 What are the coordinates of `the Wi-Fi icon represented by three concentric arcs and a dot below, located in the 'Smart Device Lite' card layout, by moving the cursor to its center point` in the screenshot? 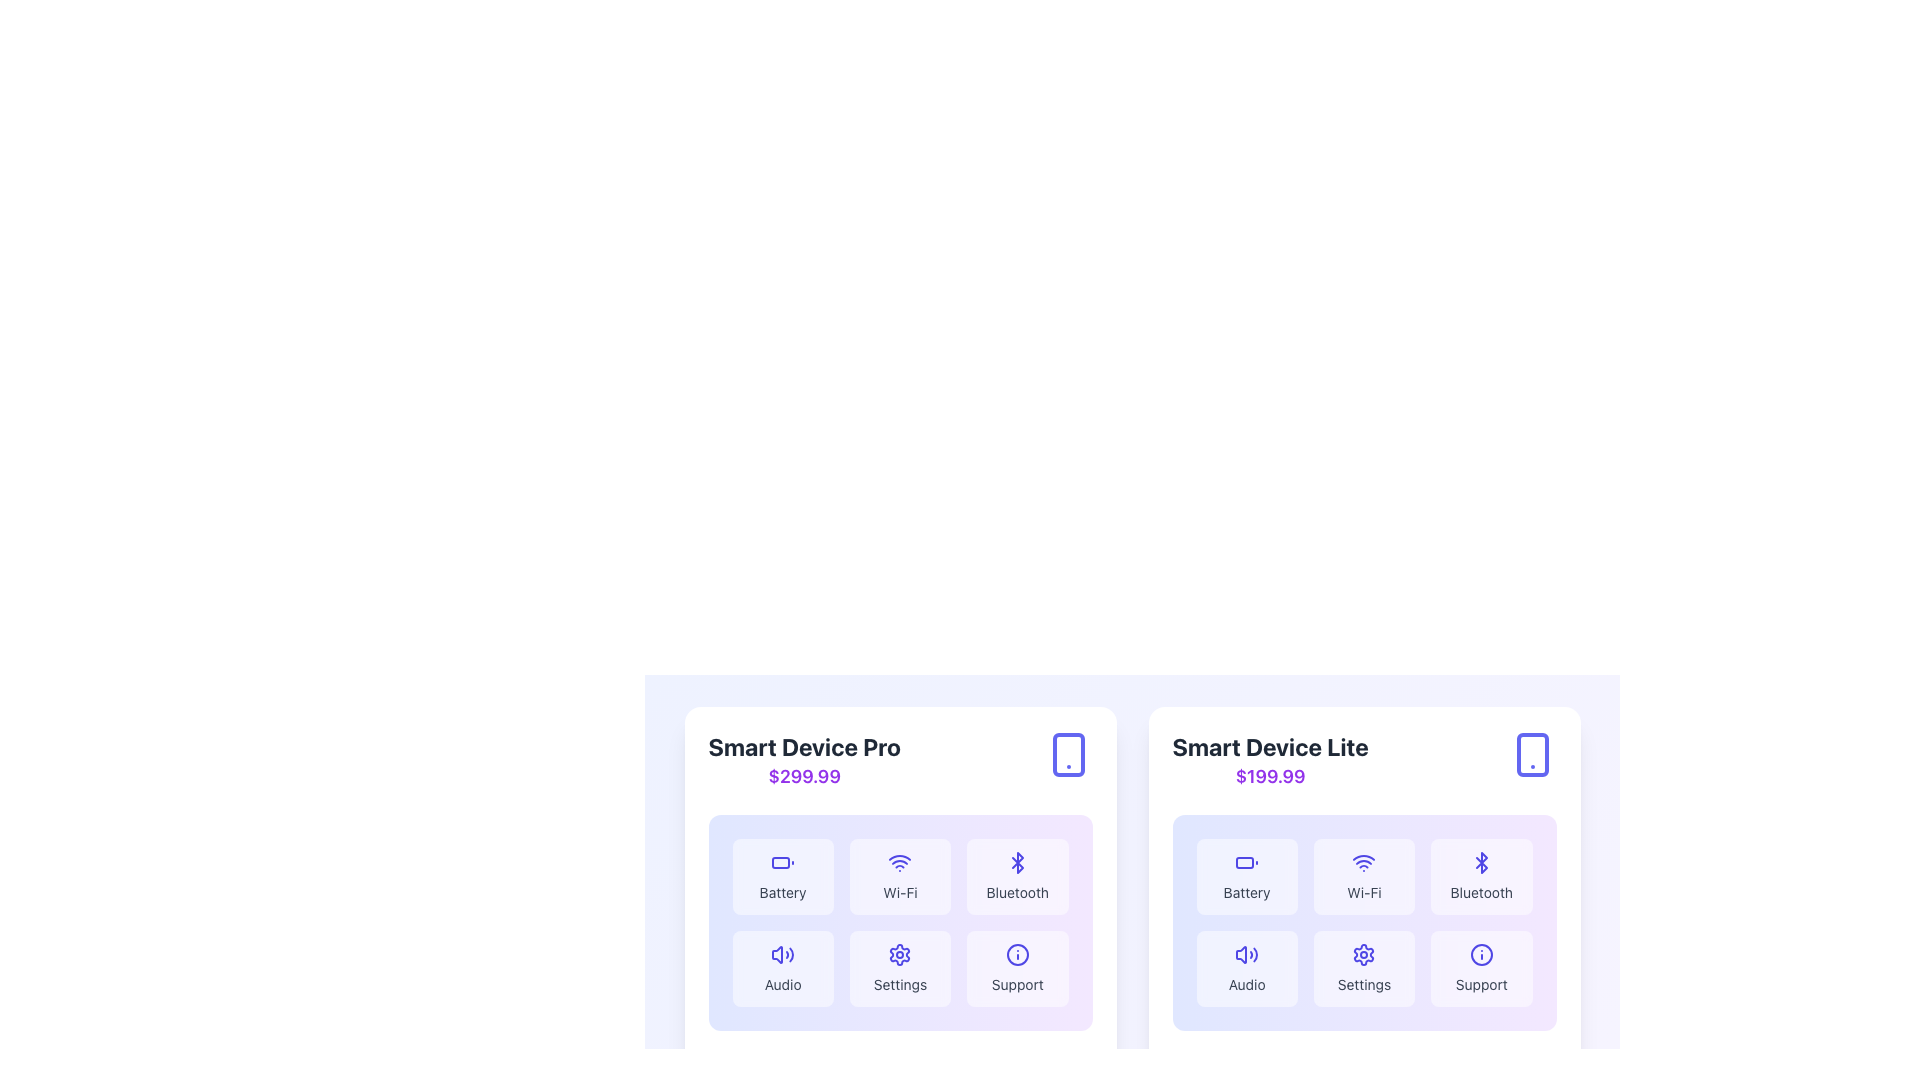 It's located at (1363, 862).